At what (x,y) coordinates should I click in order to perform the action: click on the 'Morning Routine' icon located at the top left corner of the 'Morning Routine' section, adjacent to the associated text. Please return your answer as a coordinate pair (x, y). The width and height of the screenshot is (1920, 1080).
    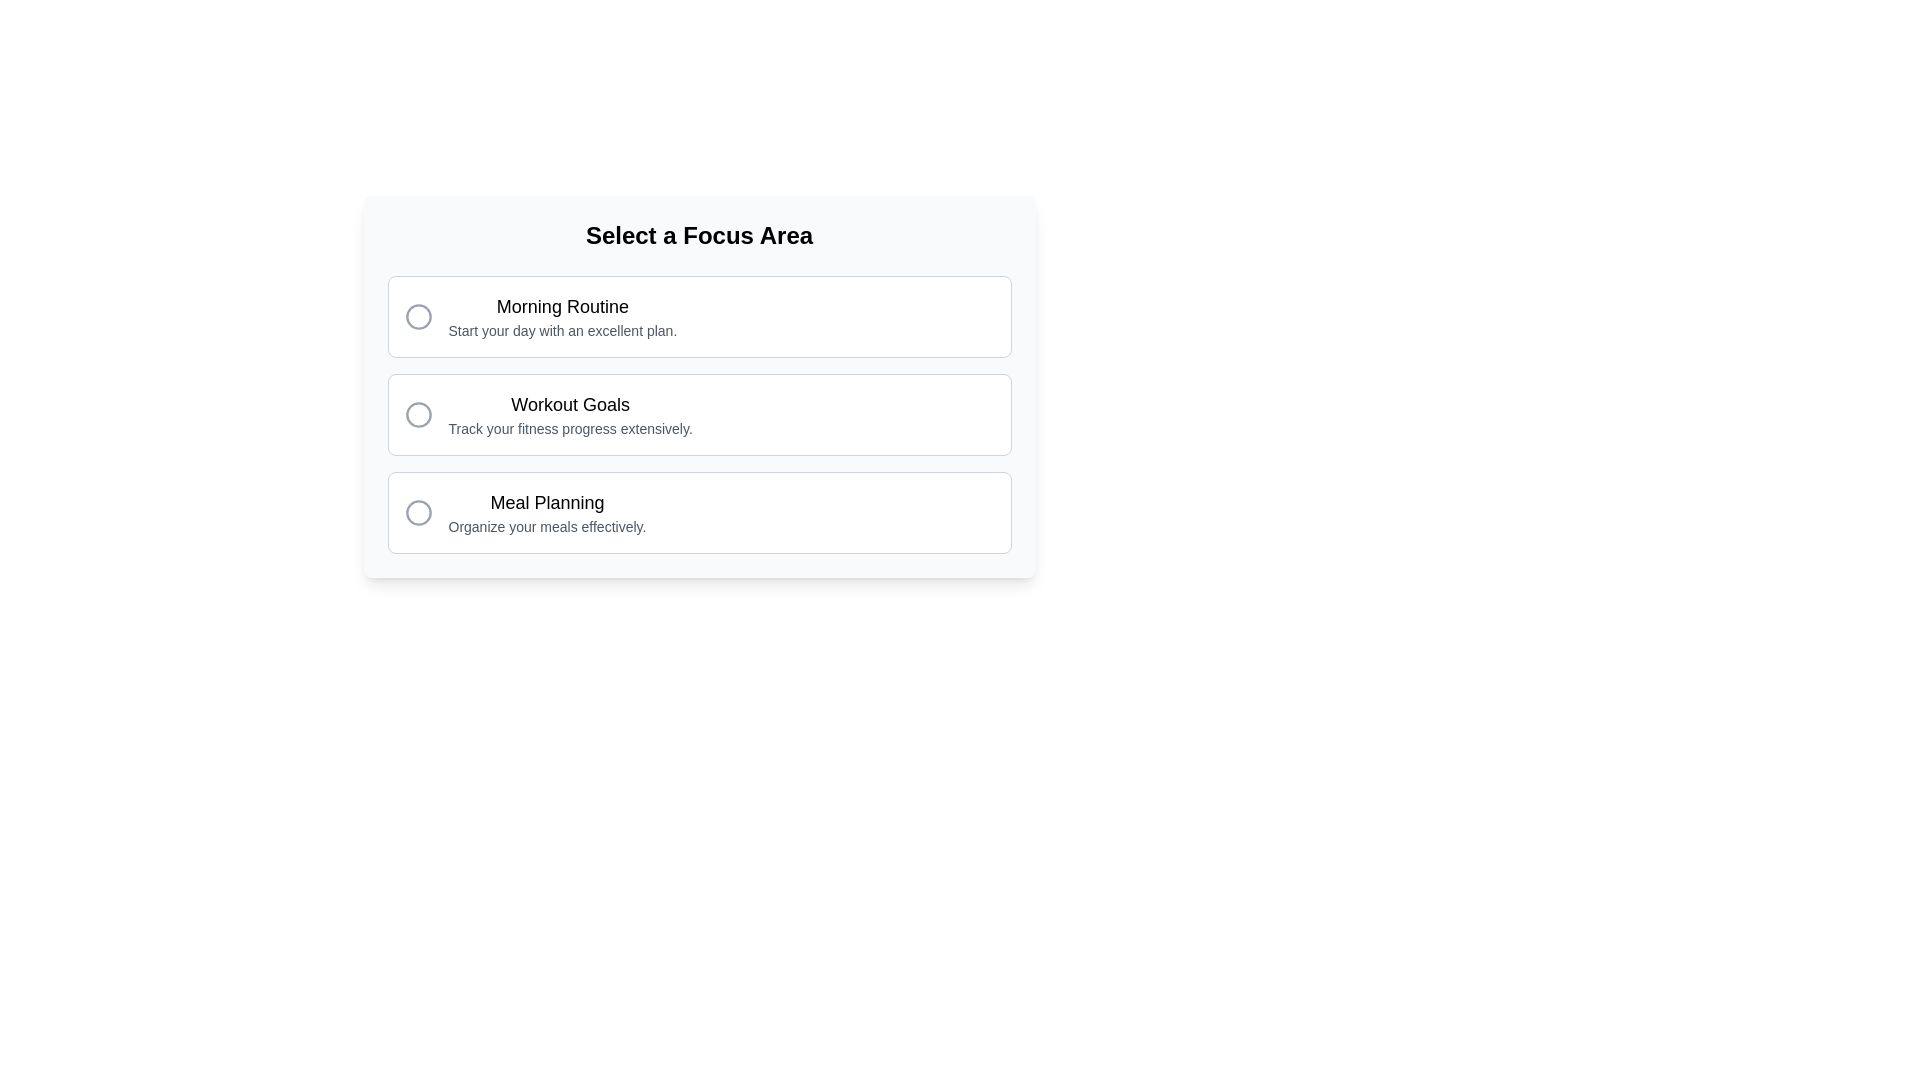
    Looking at the image, I should click on (417, 315).